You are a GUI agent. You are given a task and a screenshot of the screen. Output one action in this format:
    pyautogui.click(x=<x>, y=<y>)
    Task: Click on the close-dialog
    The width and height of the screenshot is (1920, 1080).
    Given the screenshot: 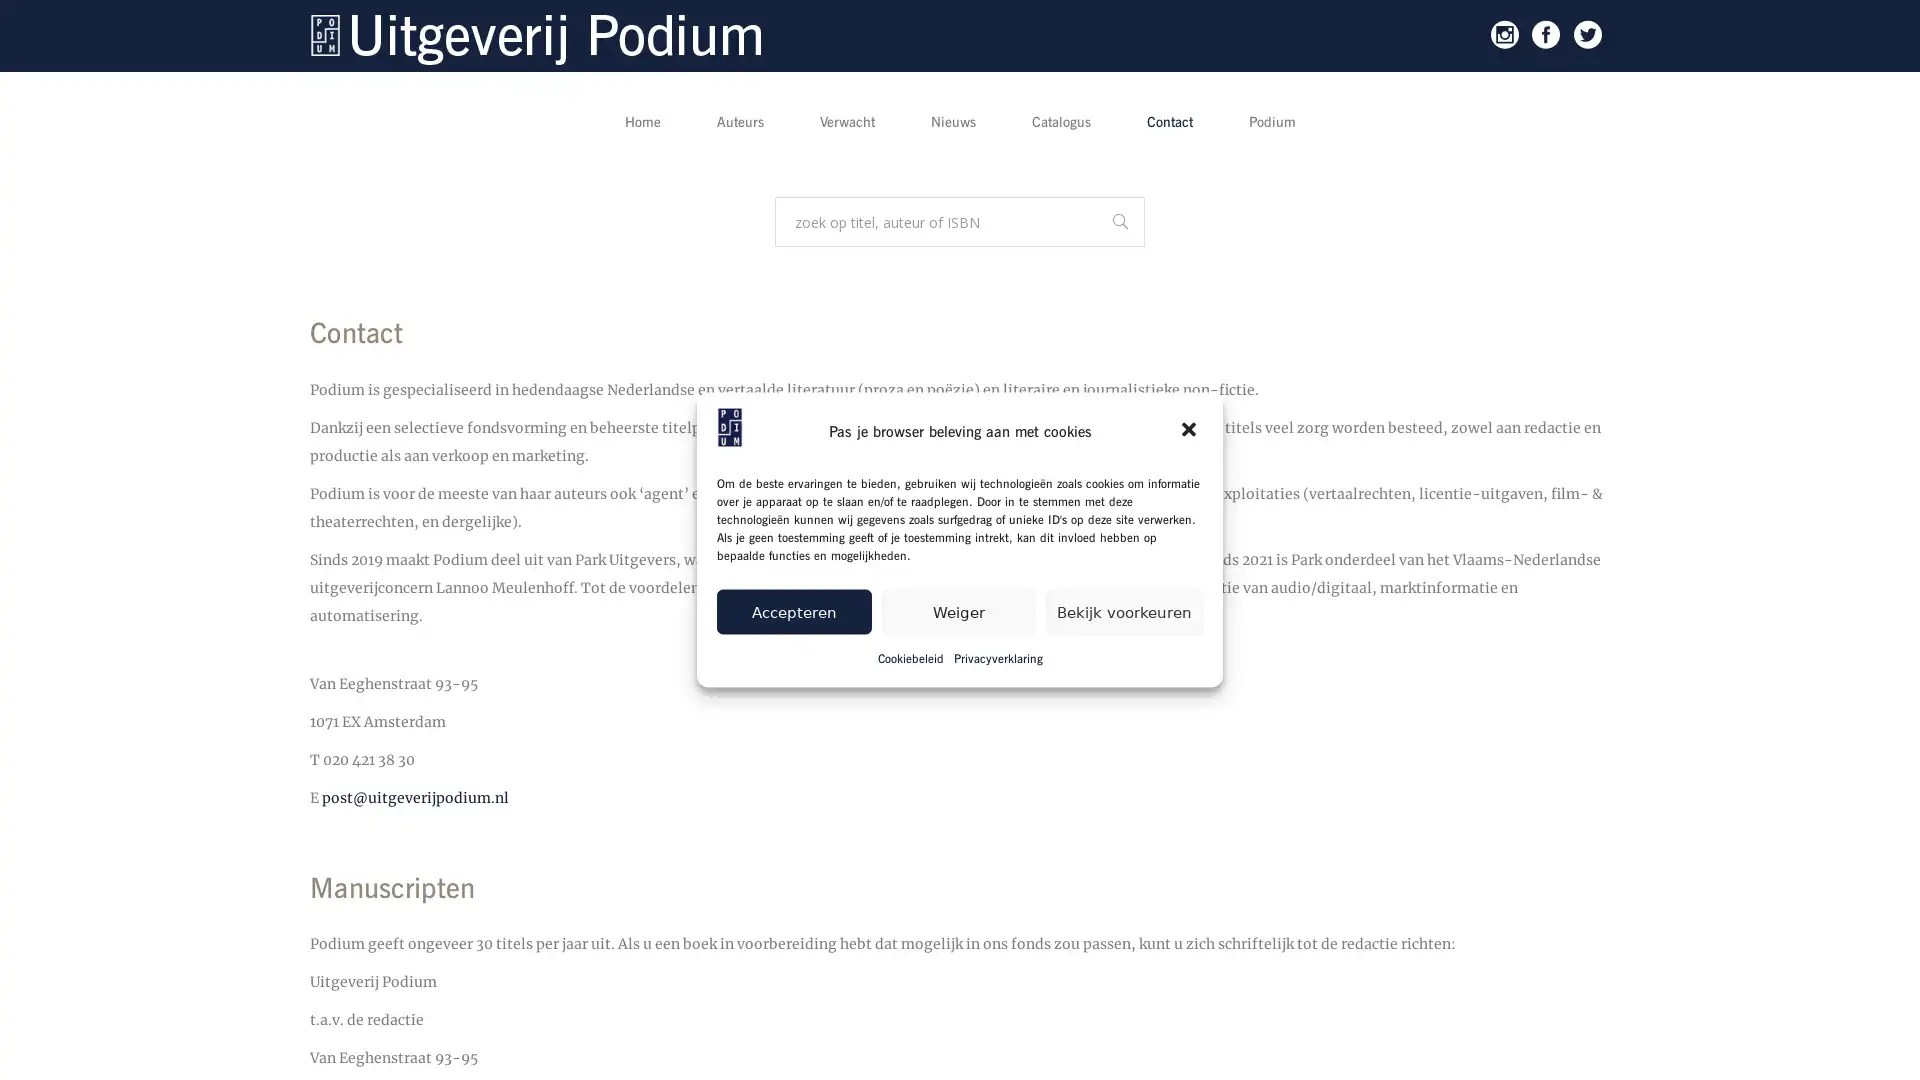 What is the action you would take?
    pyautogui.click(x=1190, y=430)
    